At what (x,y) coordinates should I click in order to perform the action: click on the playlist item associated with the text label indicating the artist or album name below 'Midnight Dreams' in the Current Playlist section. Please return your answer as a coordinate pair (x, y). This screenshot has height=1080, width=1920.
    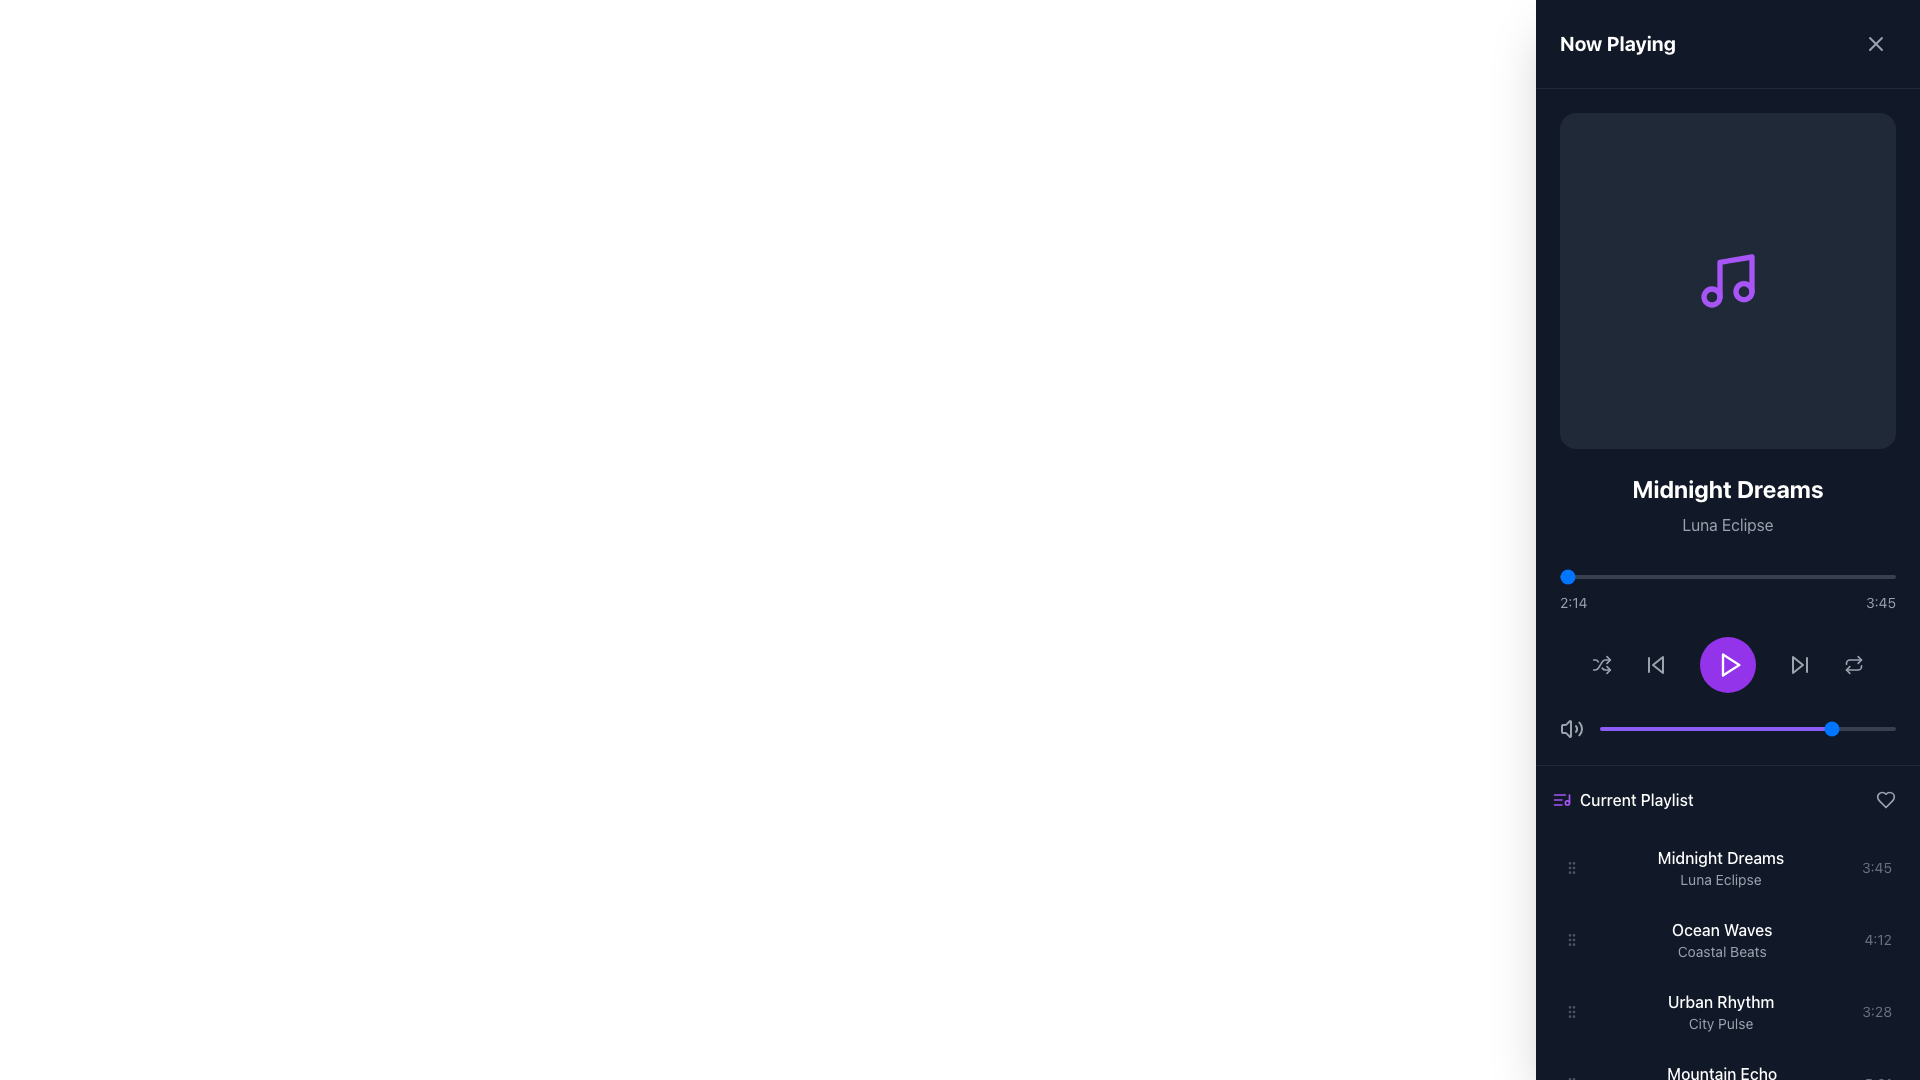
    Looking at the image, I should click on (1720, 878).